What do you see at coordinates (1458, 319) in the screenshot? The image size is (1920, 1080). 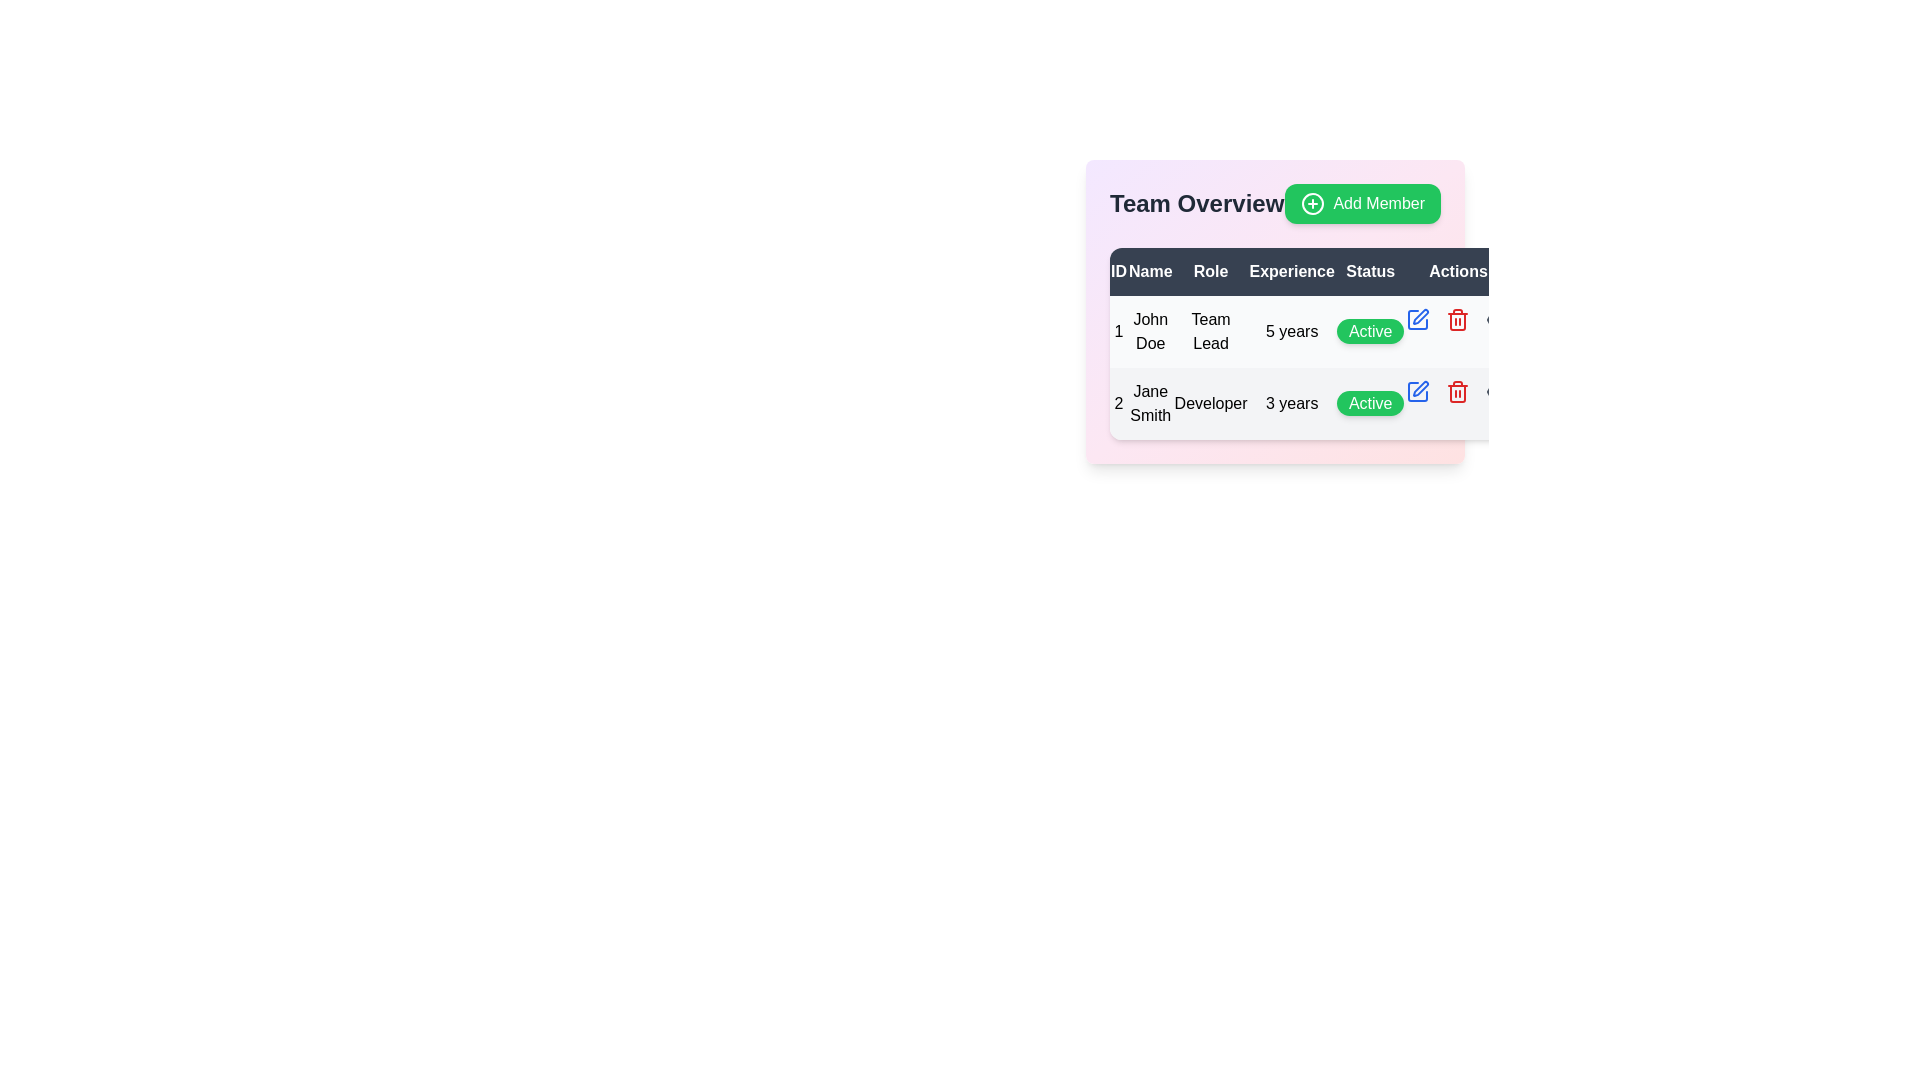 I see `the red trash icon in the 'Actions' column of the first row` at bounding box center [1458, 319].